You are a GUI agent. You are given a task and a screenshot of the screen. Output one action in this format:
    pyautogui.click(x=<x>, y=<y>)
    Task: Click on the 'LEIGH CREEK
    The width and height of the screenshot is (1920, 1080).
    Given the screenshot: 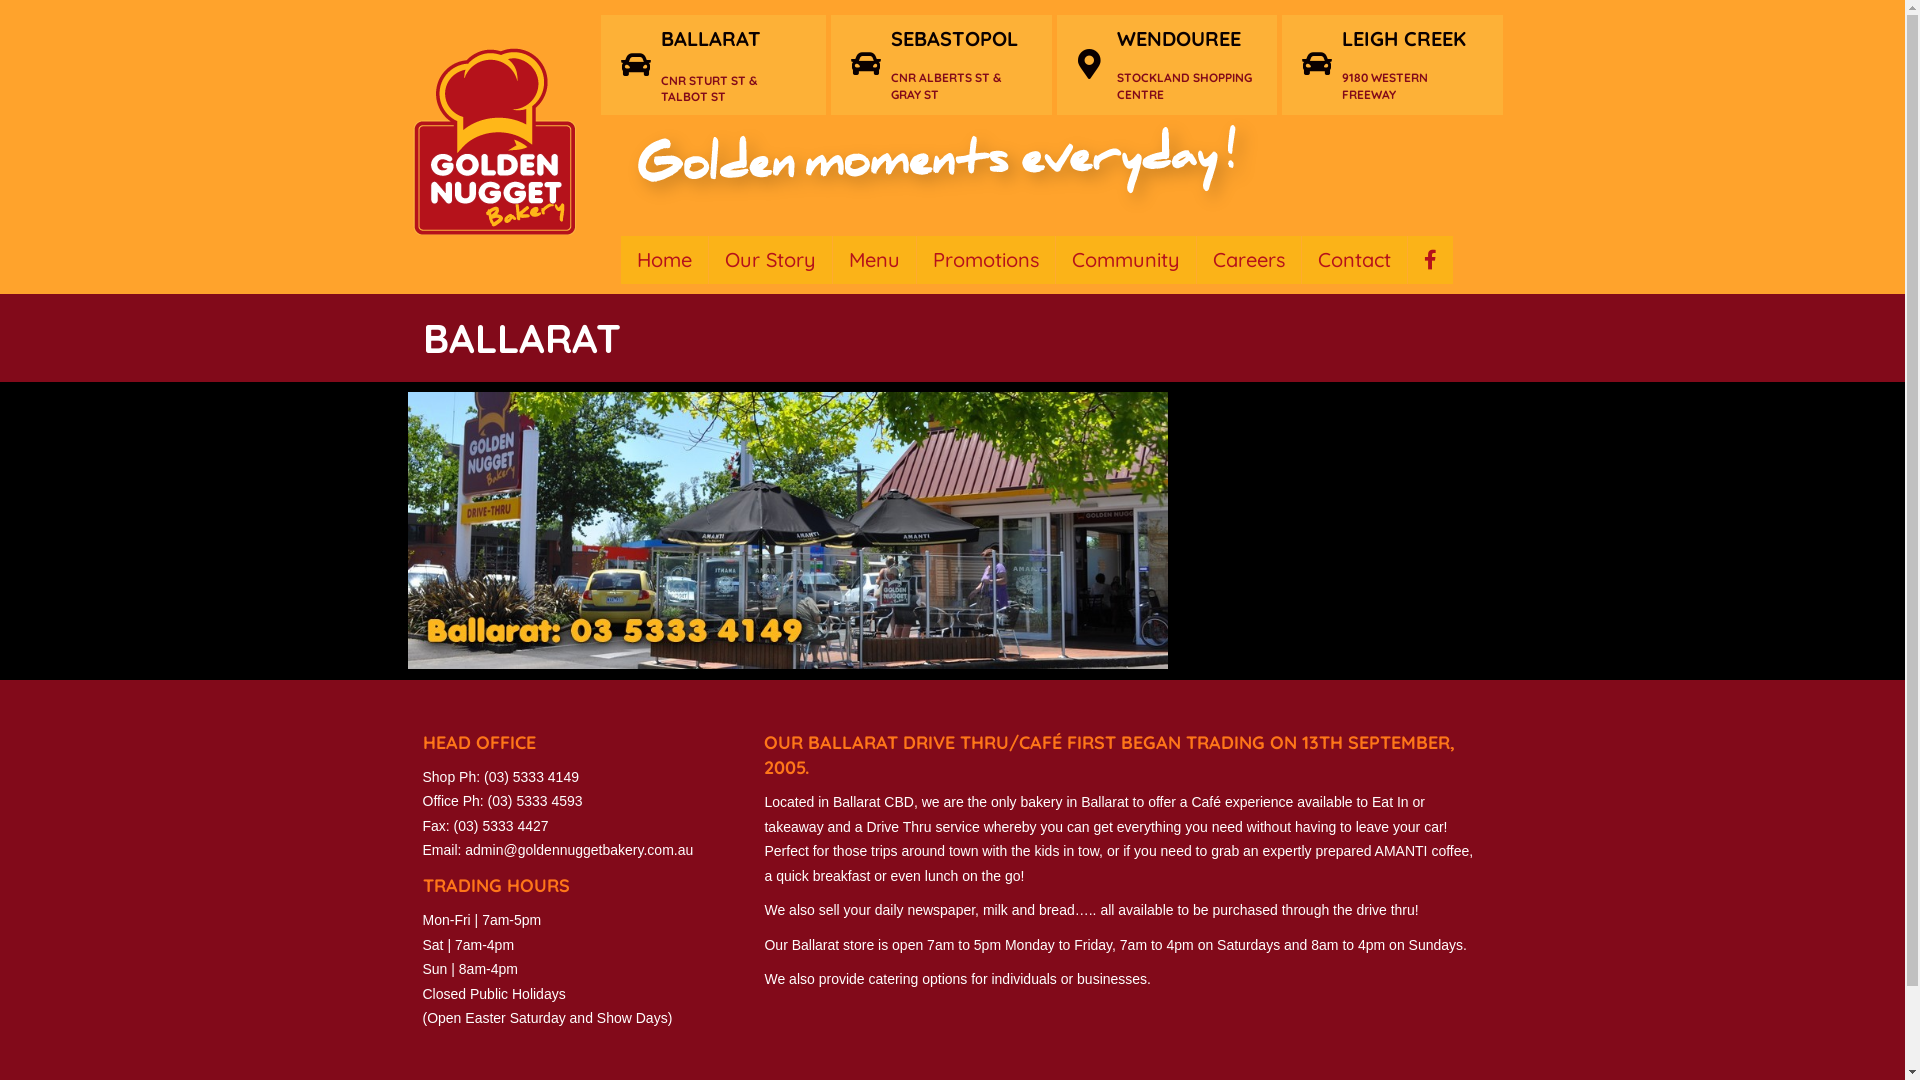 What is the action you would take?
    pyautogui.click(x=1411, y=63)
    